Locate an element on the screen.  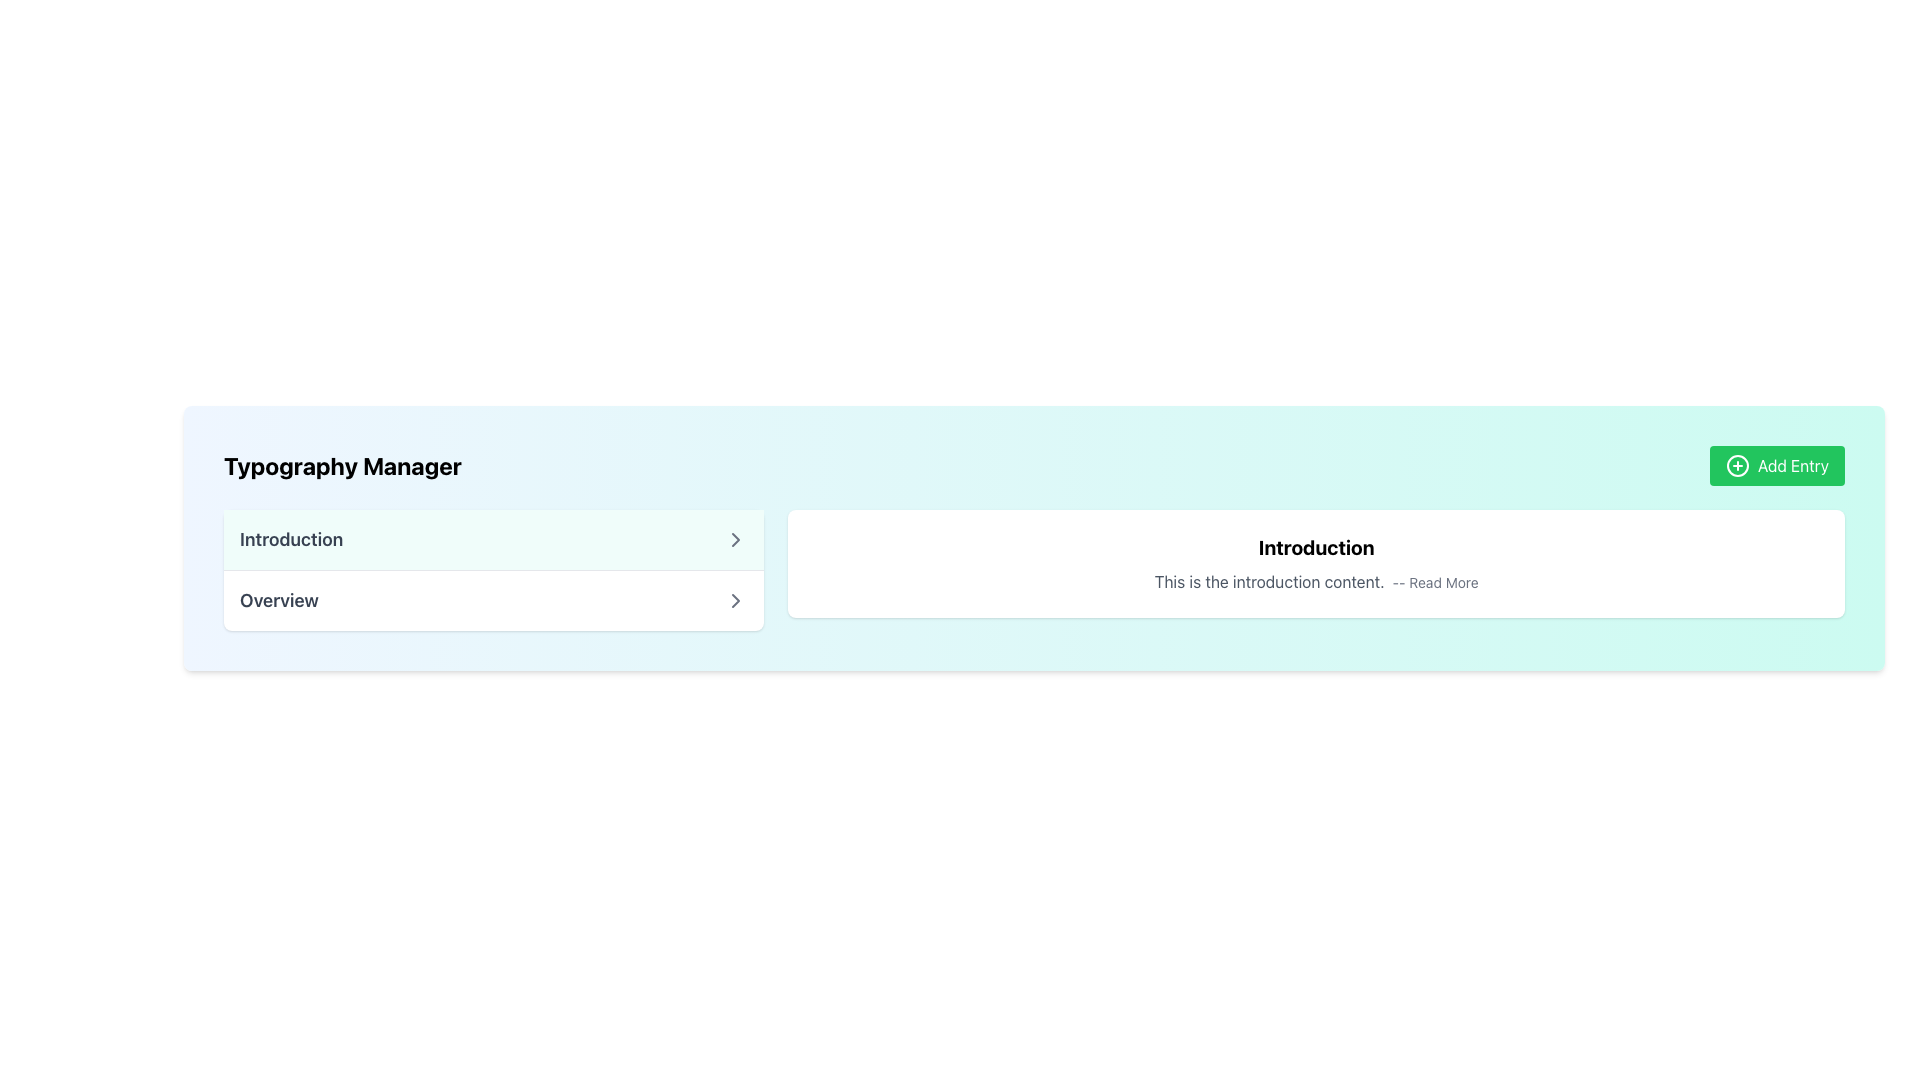
the interactive icon at the far right end of the 'Overview' list item in the left column of the interface is located at coordinates (735, 540).